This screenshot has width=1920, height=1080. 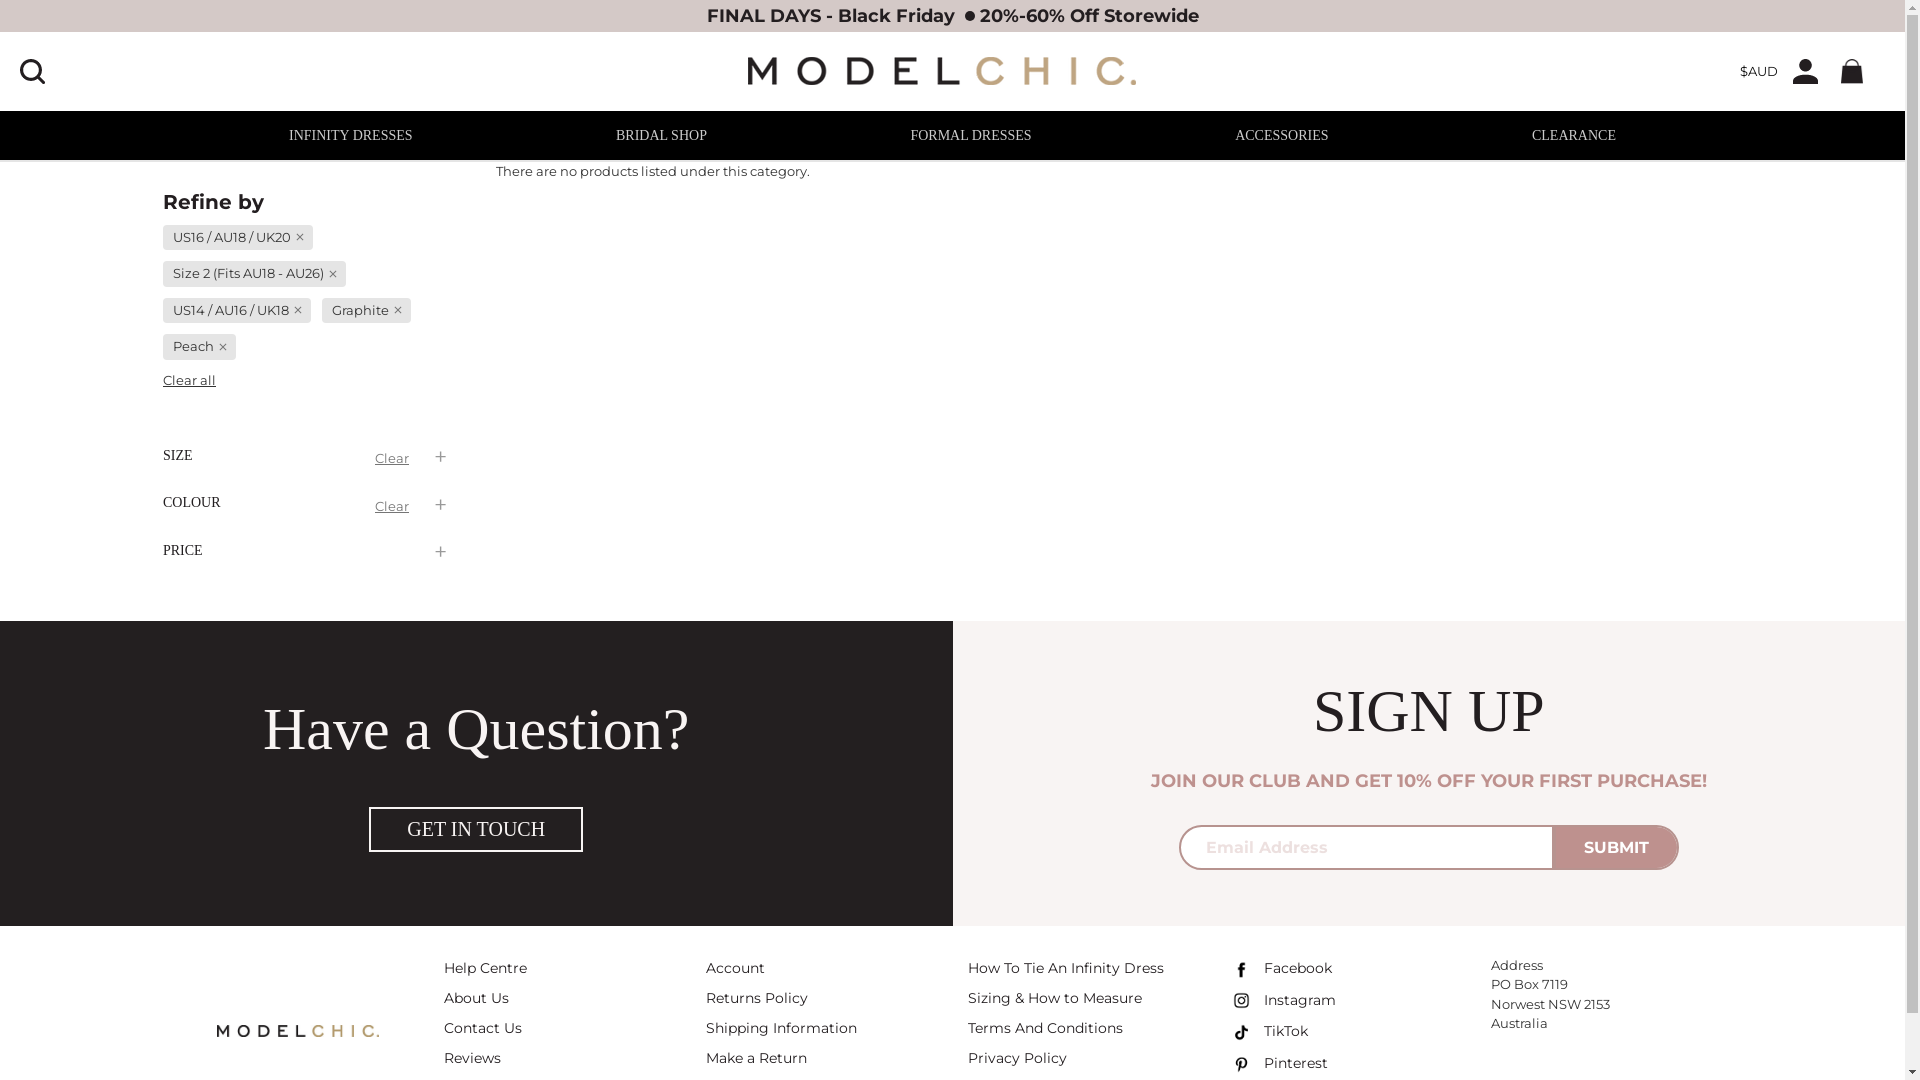 What do you see at coordinates (1280, 971) in the screenshot?
I see `'Facebook'` at bounding box center [1280, 971].